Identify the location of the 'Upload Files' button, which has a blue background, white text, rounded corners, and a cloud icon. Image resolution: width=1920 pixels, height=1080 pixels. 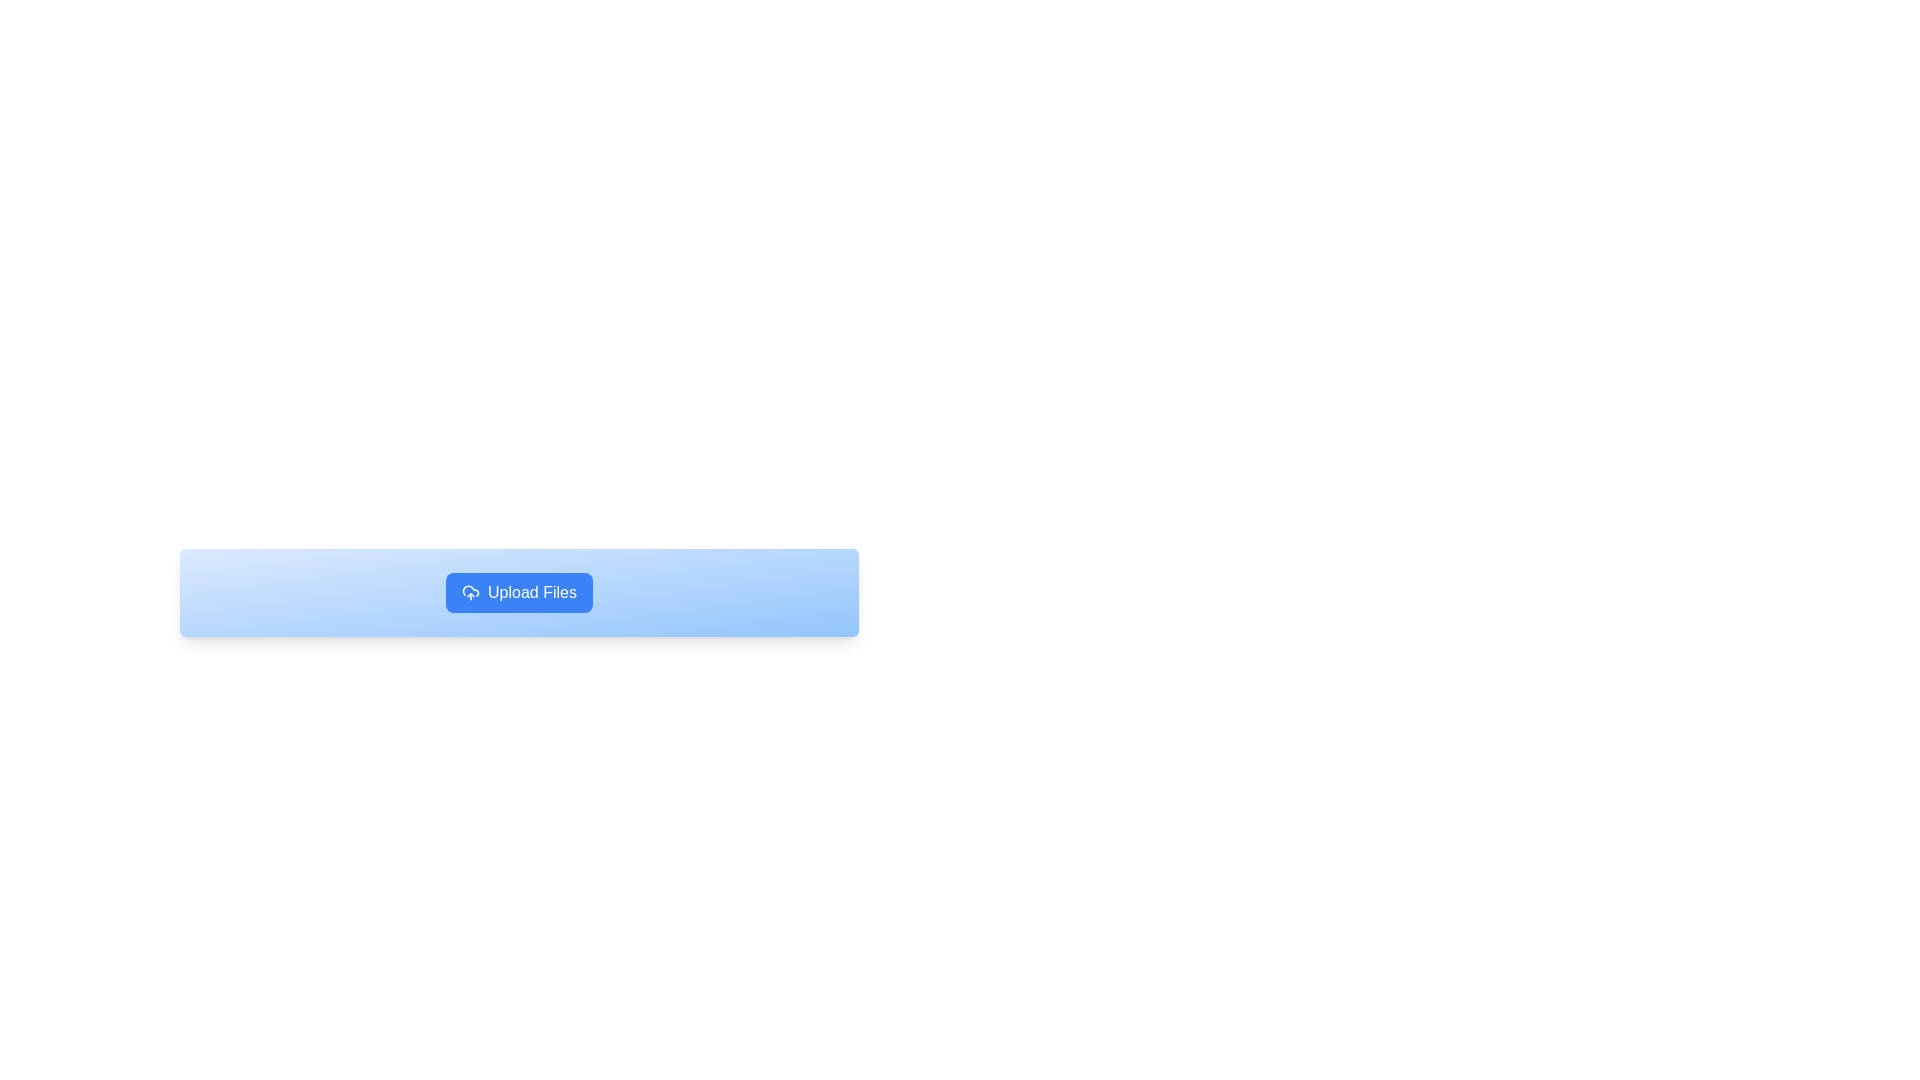
(519, 592).